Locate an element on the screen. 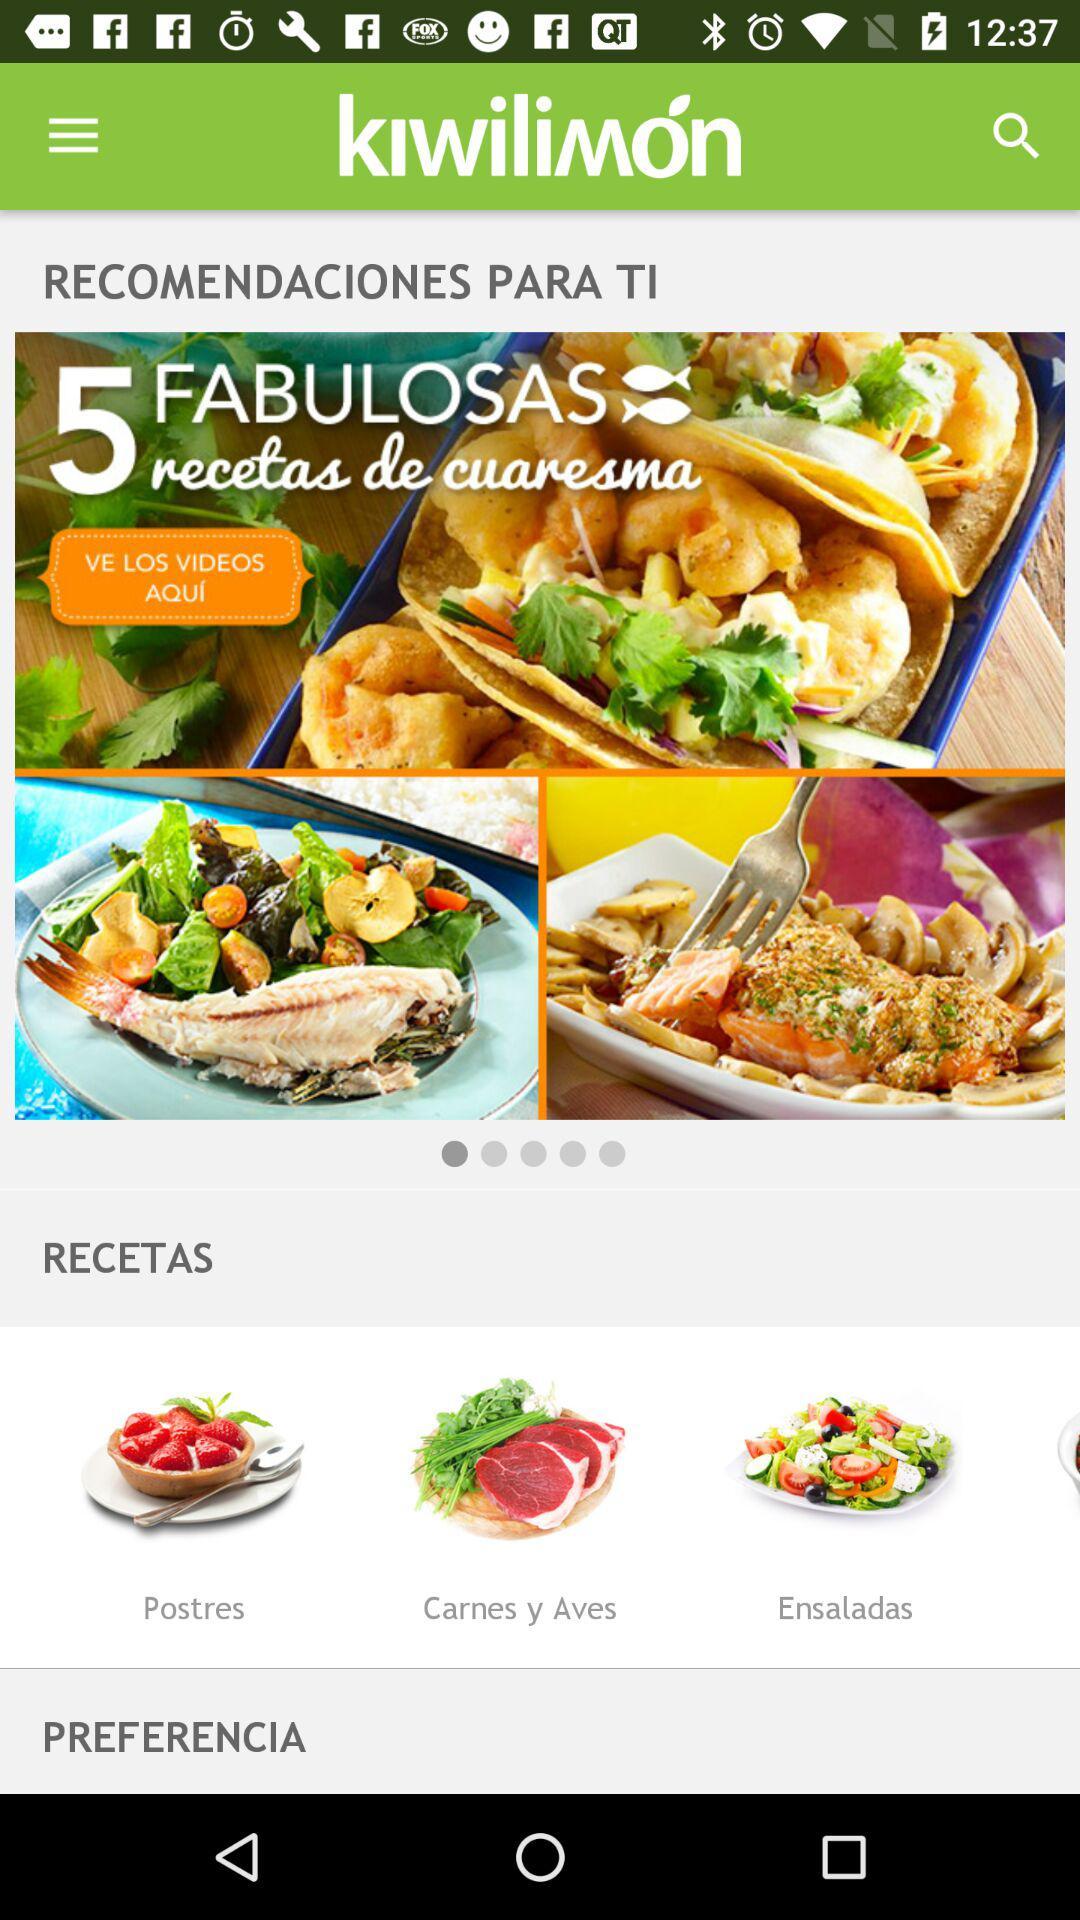 The width and height of the screenshot is (1080, 1920). this article is located at coordinates (540, 724).